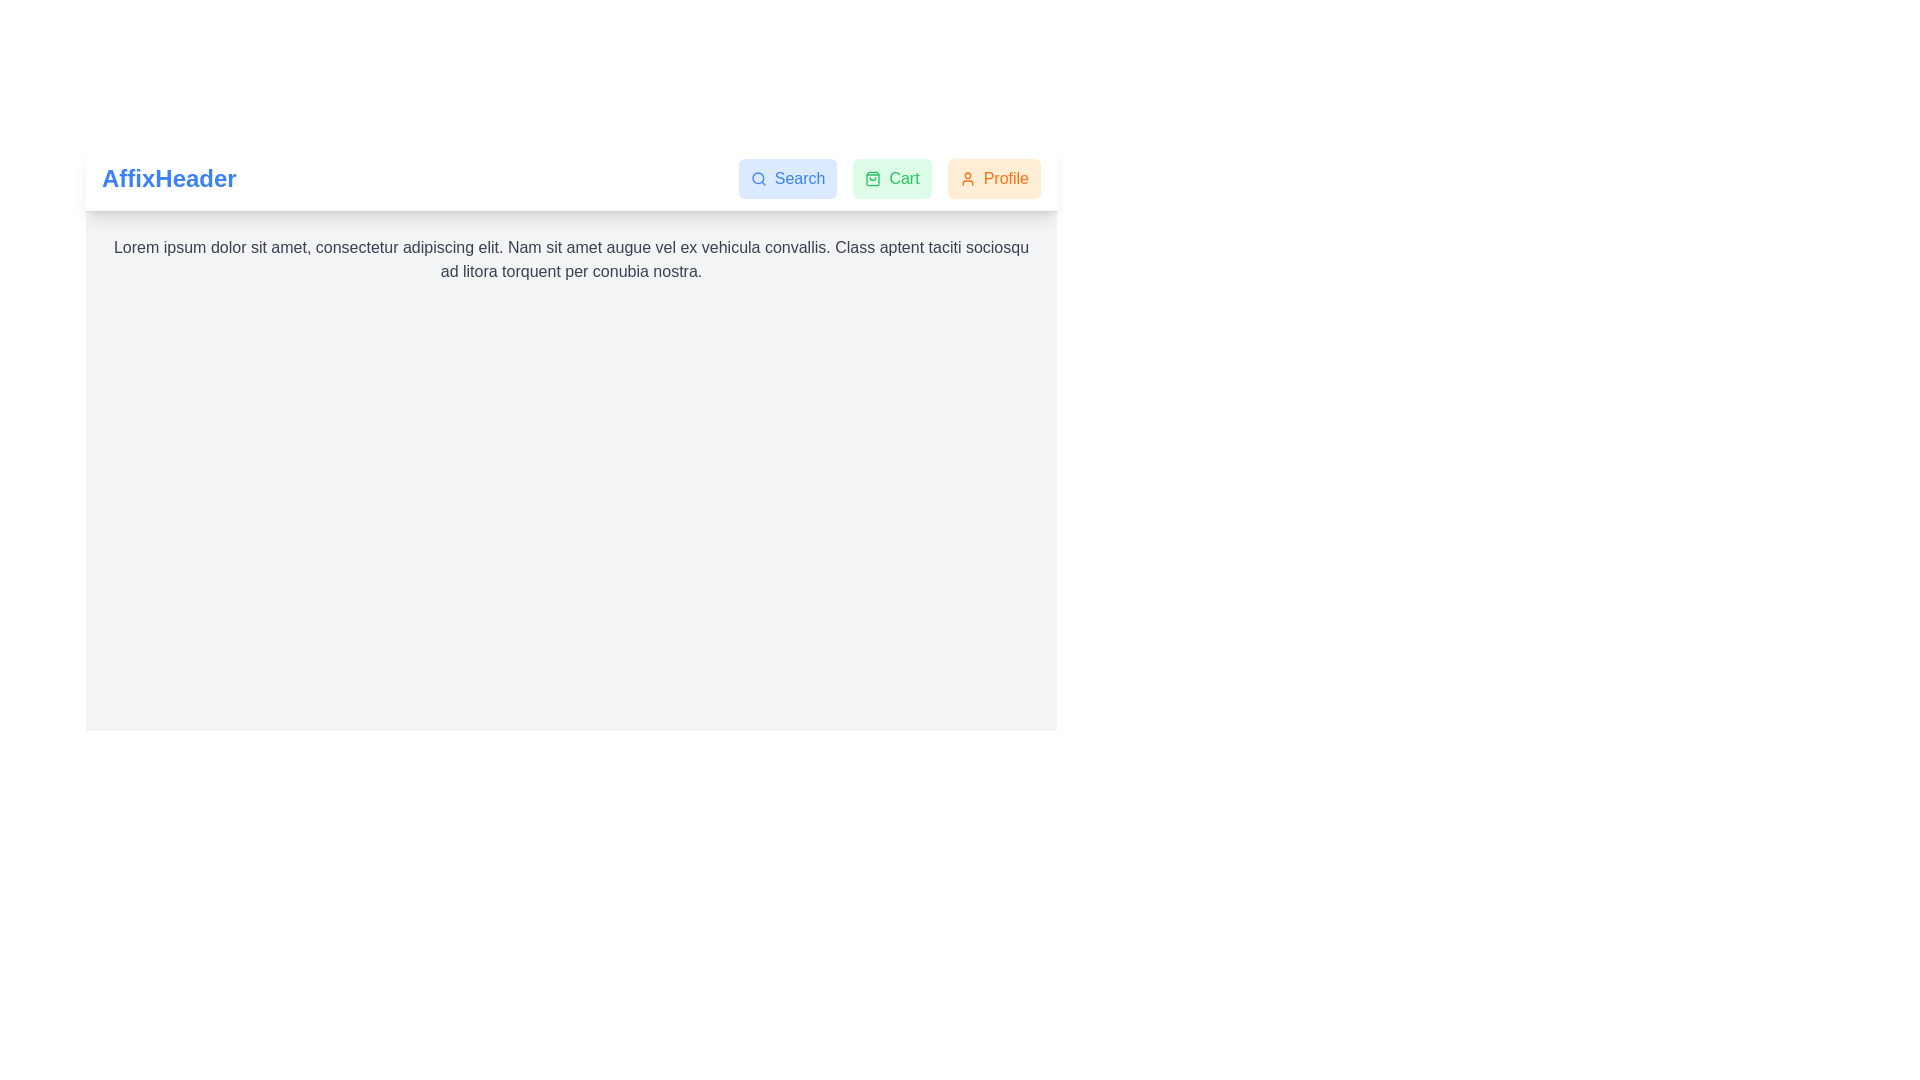  I want to click on the circular graphical icon component located within the search icon section of the navigation header, so click(757, 176).